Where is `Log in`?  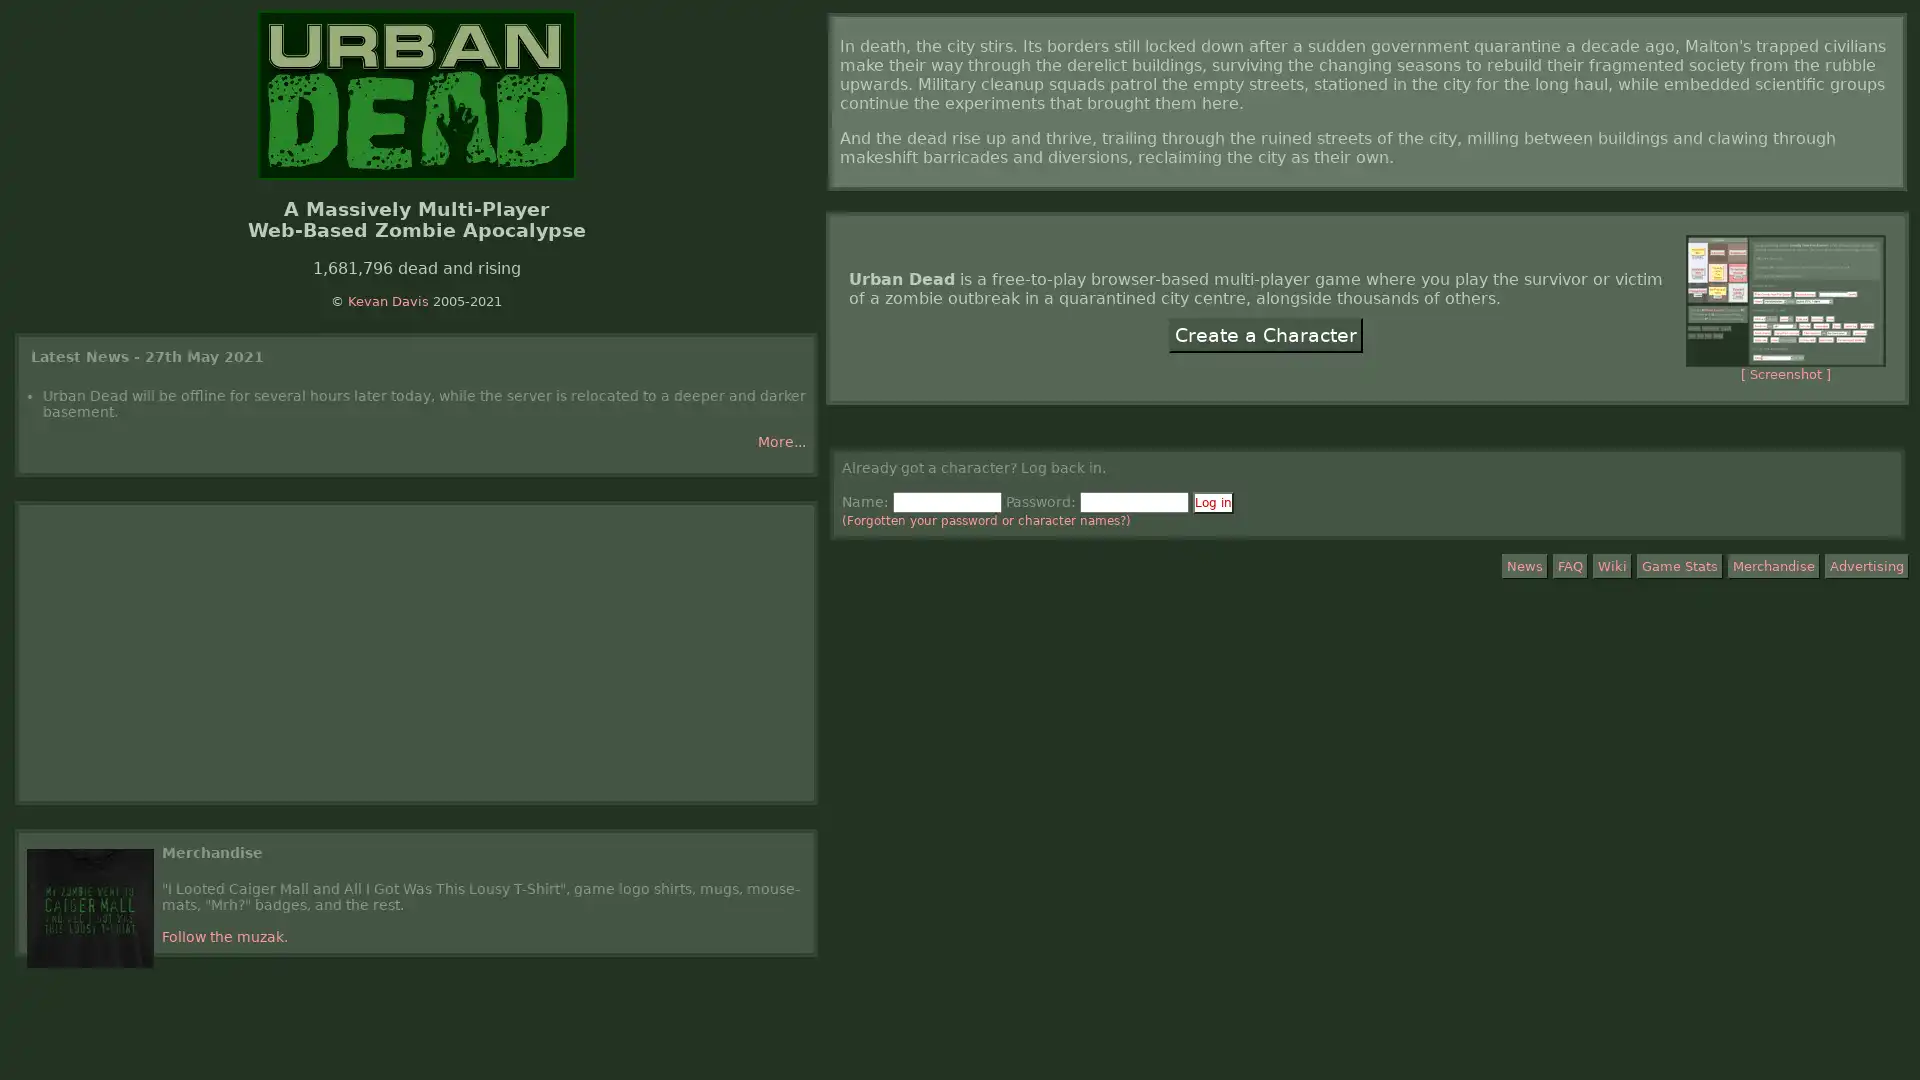
Log in is located at coordinates (1212, 501).